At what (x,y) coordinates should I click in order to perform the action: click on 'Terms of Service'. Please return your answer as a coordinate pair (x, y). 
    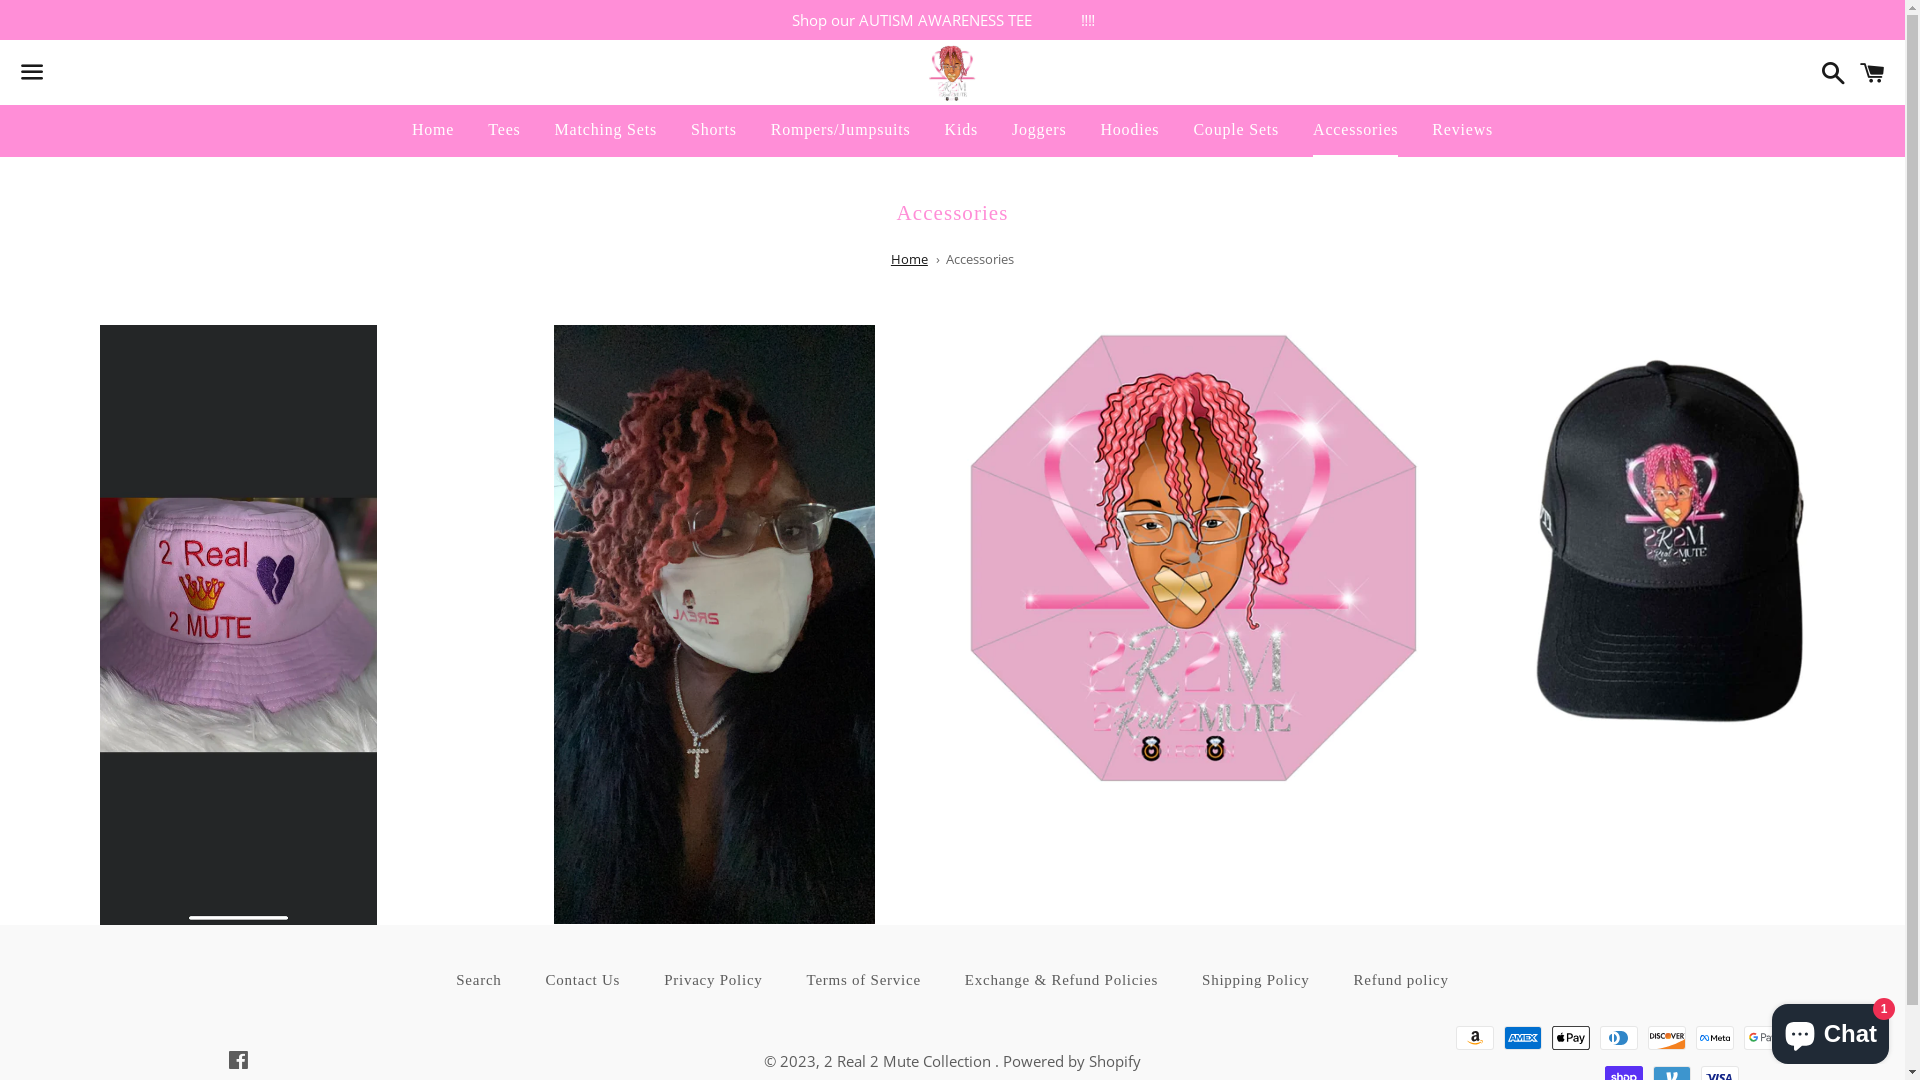
    Looking at the image, I should click on (864, 979).